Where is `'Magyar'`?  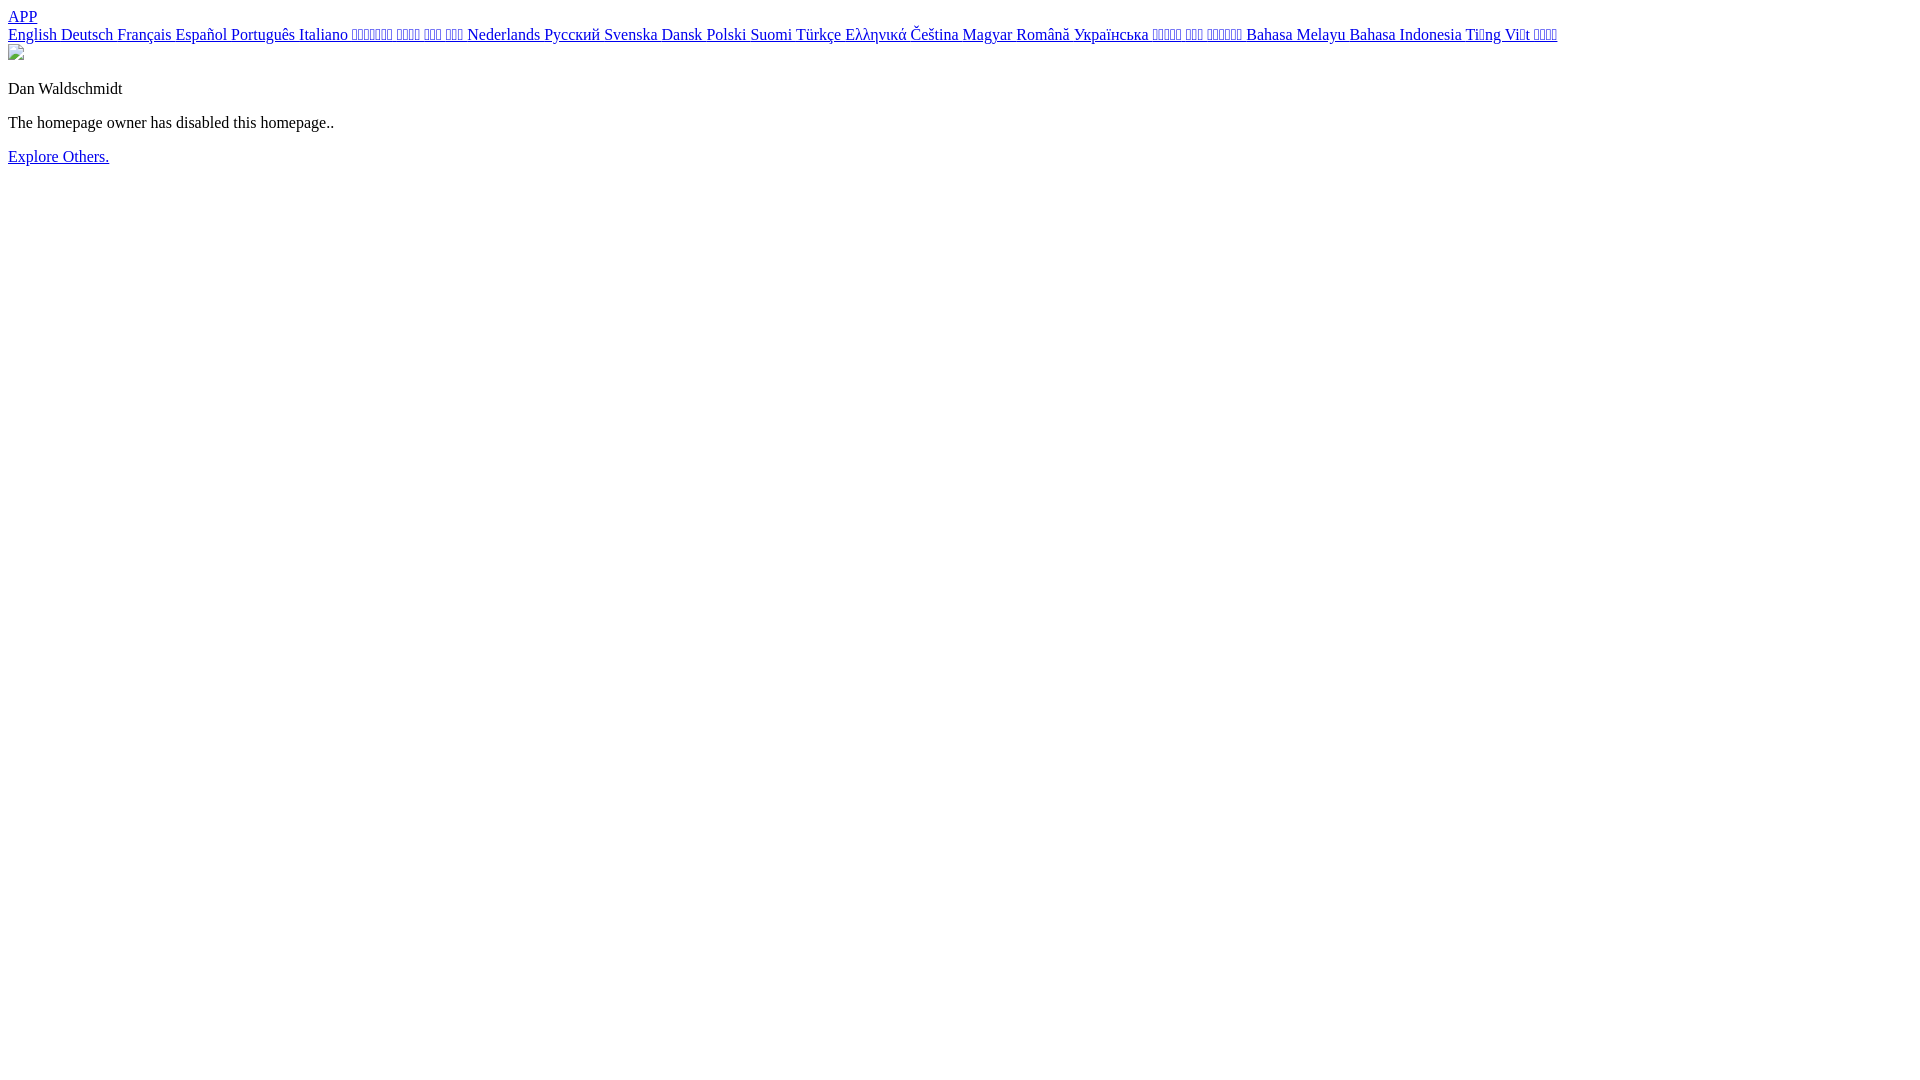
'Magyar' is located at coordinates (989, 34).